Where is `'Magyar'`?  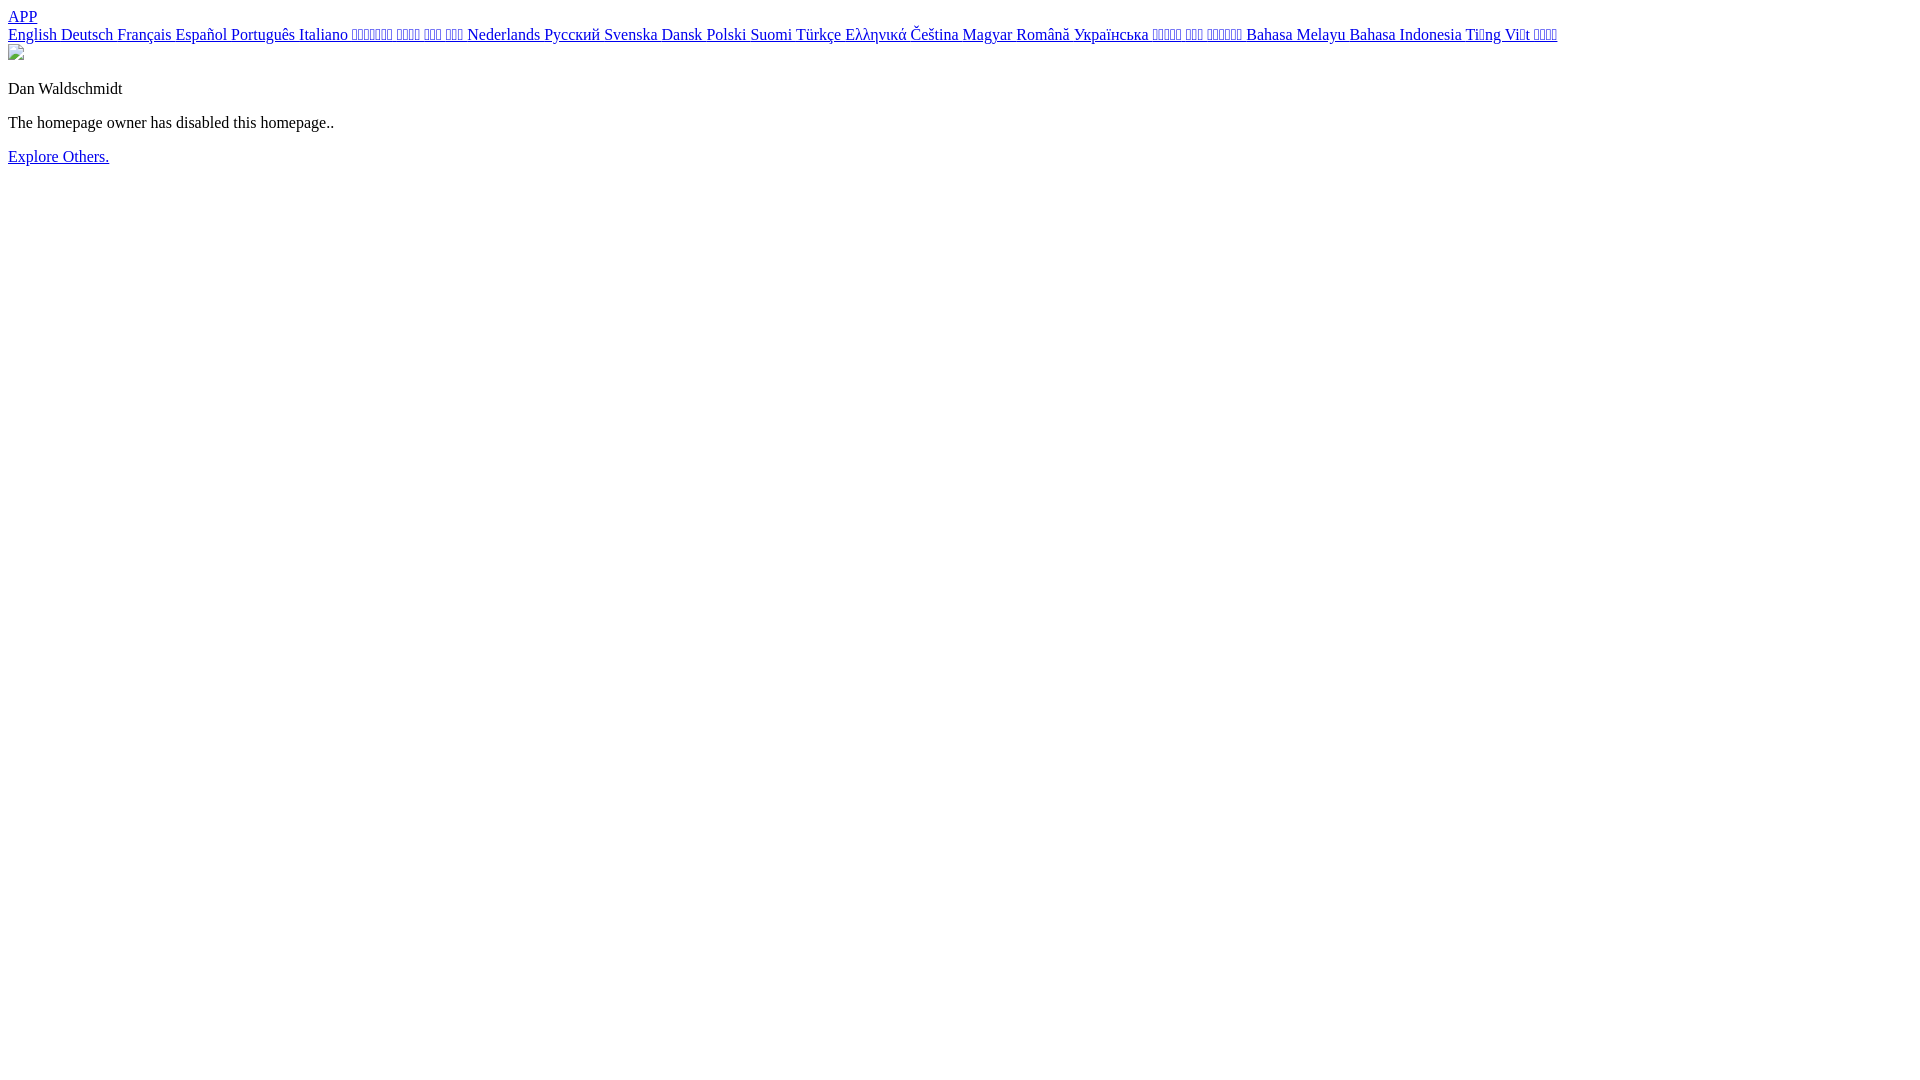
'Magyar' is located at coordinates (989, 34).